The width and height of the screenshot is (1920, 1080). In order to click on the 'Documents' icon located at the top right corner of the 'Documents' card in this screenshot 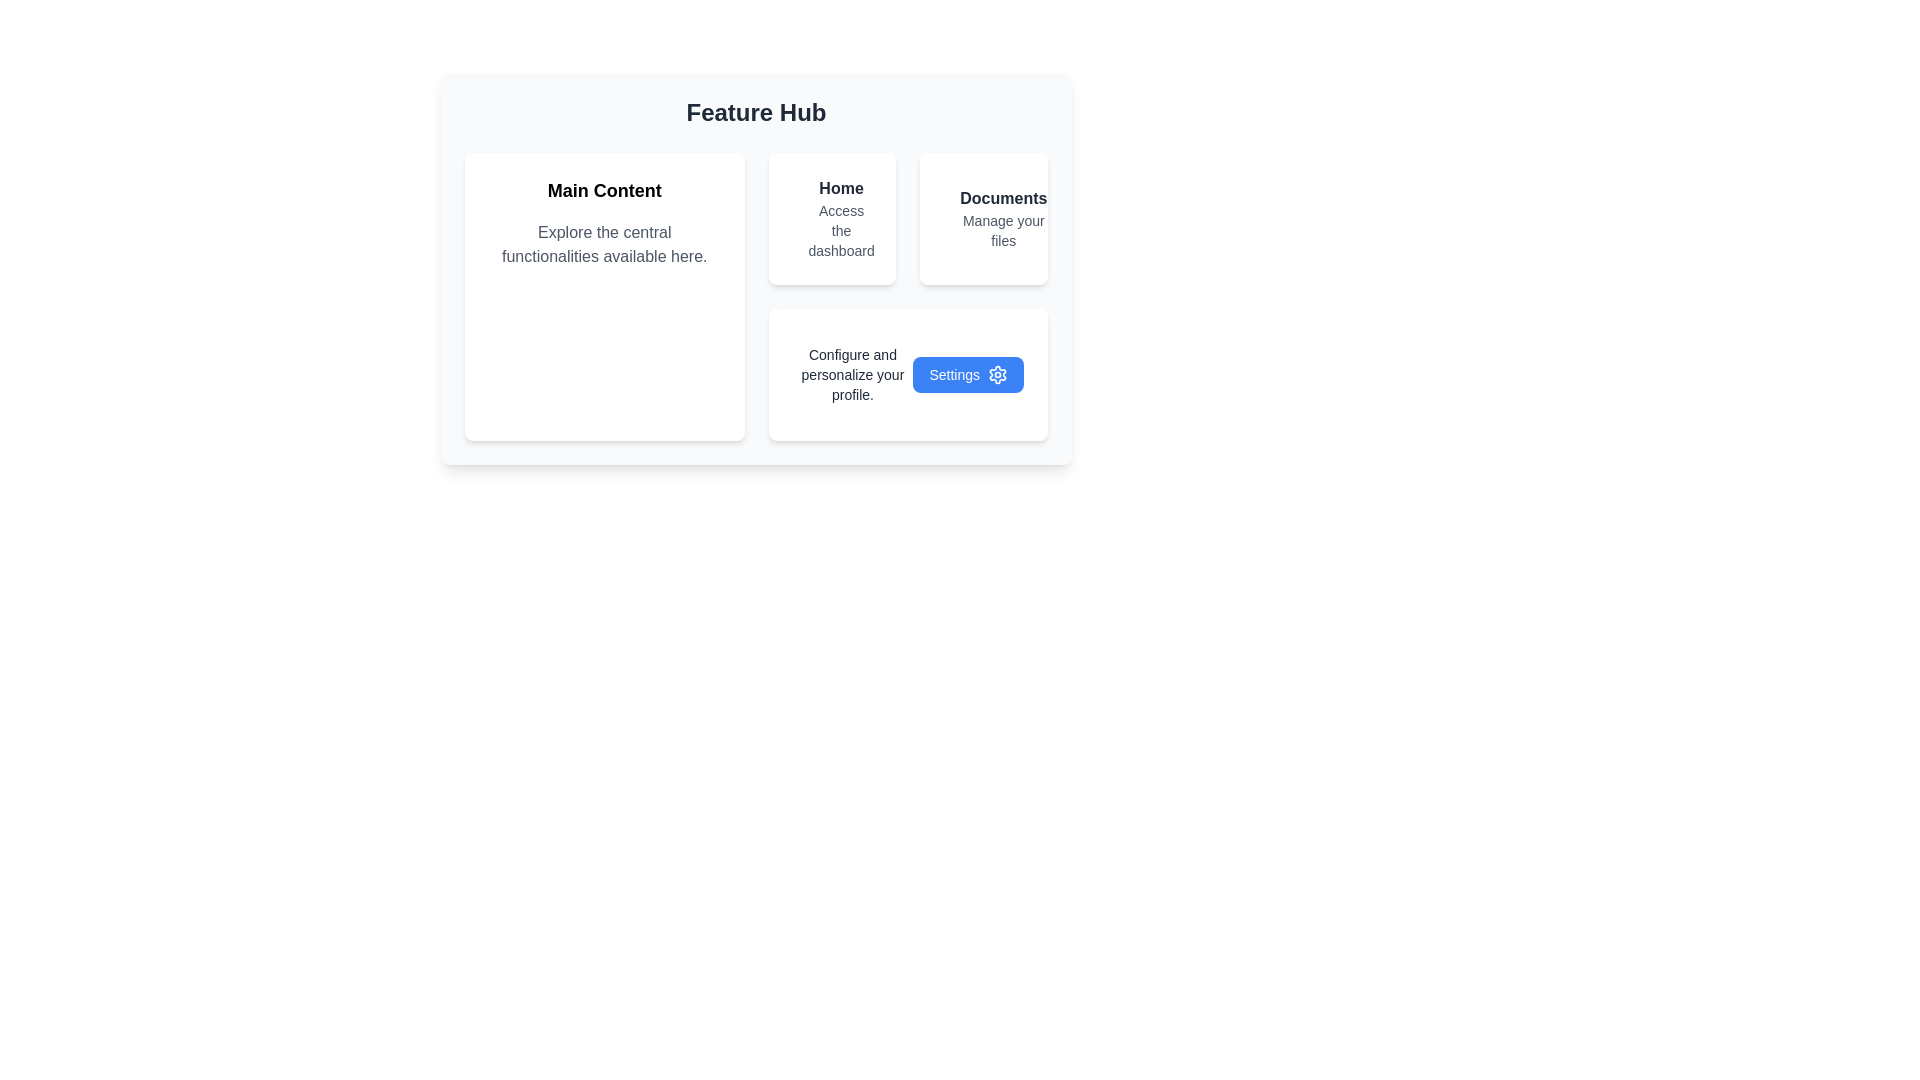, I will do `click(955, 215)`.